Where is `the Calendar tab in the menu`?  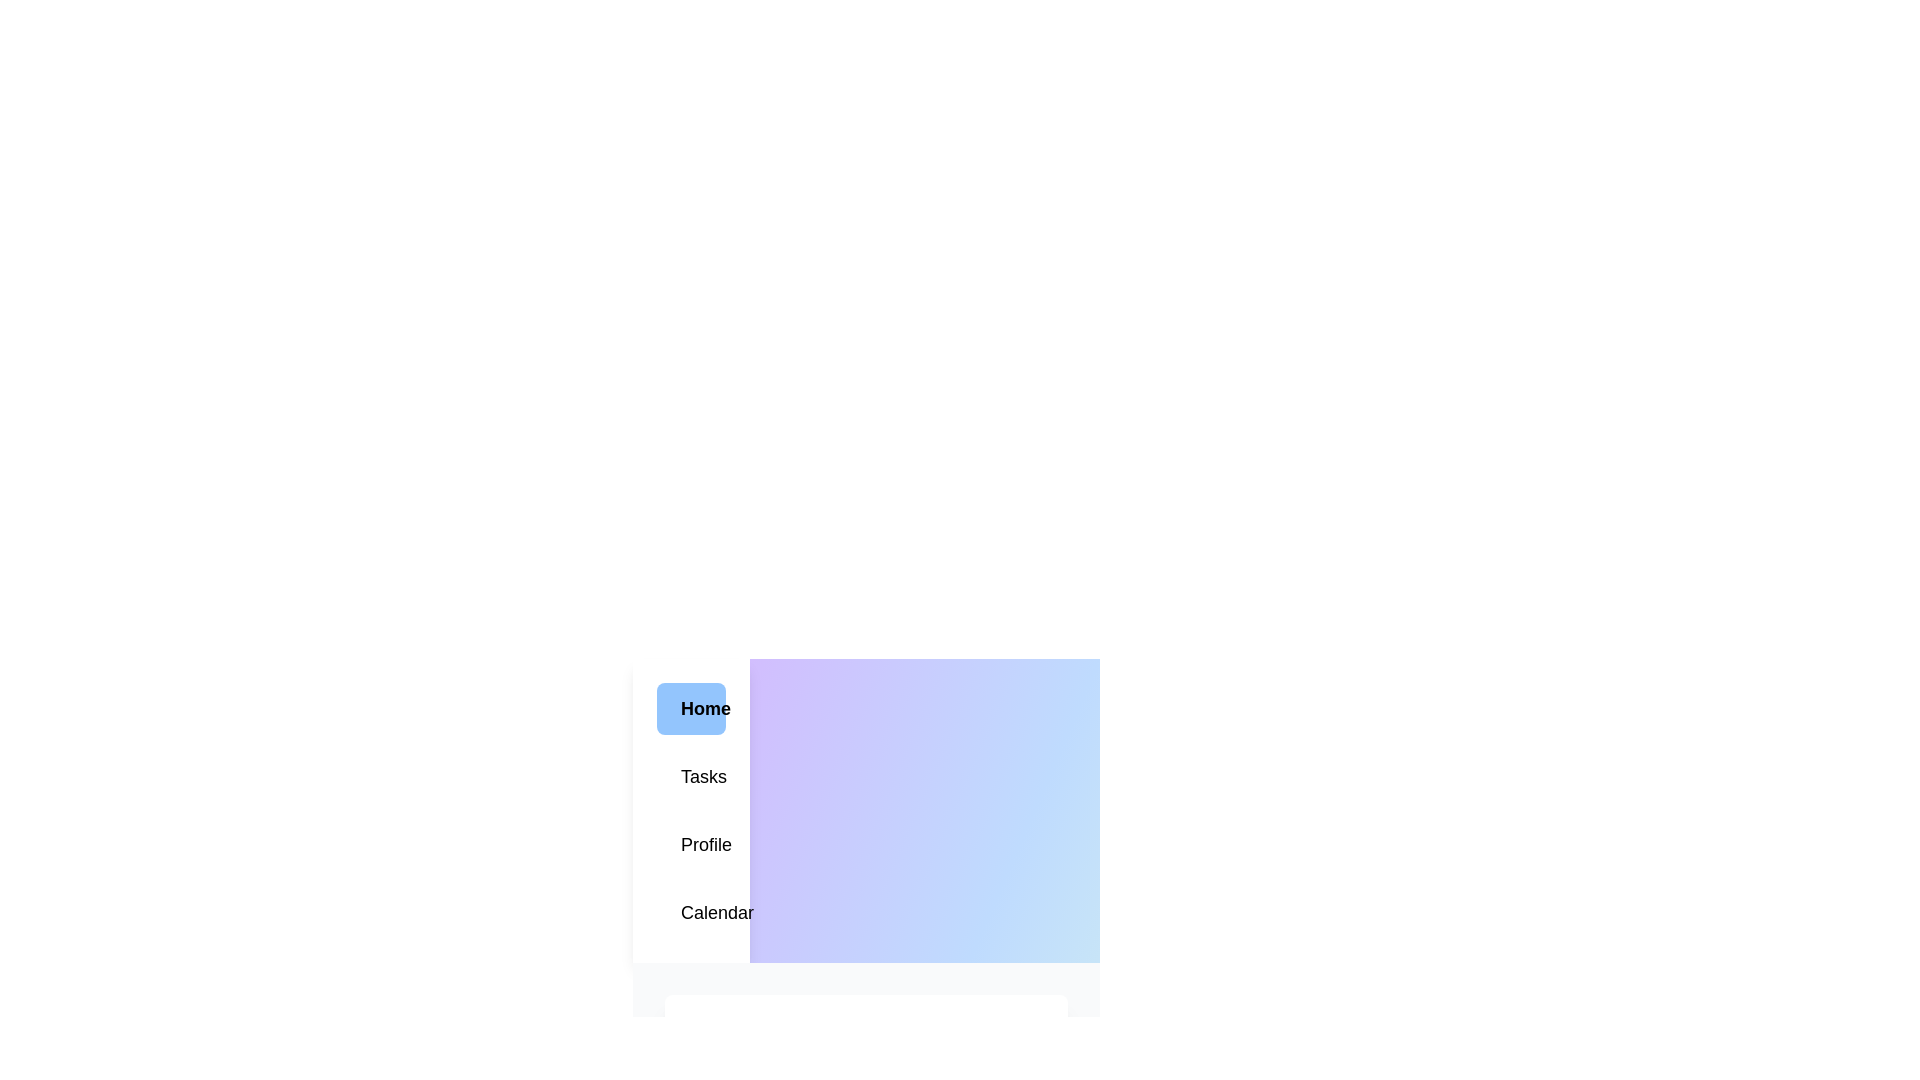
the Calendar tab in the menu is located at coordinates (691, 913).